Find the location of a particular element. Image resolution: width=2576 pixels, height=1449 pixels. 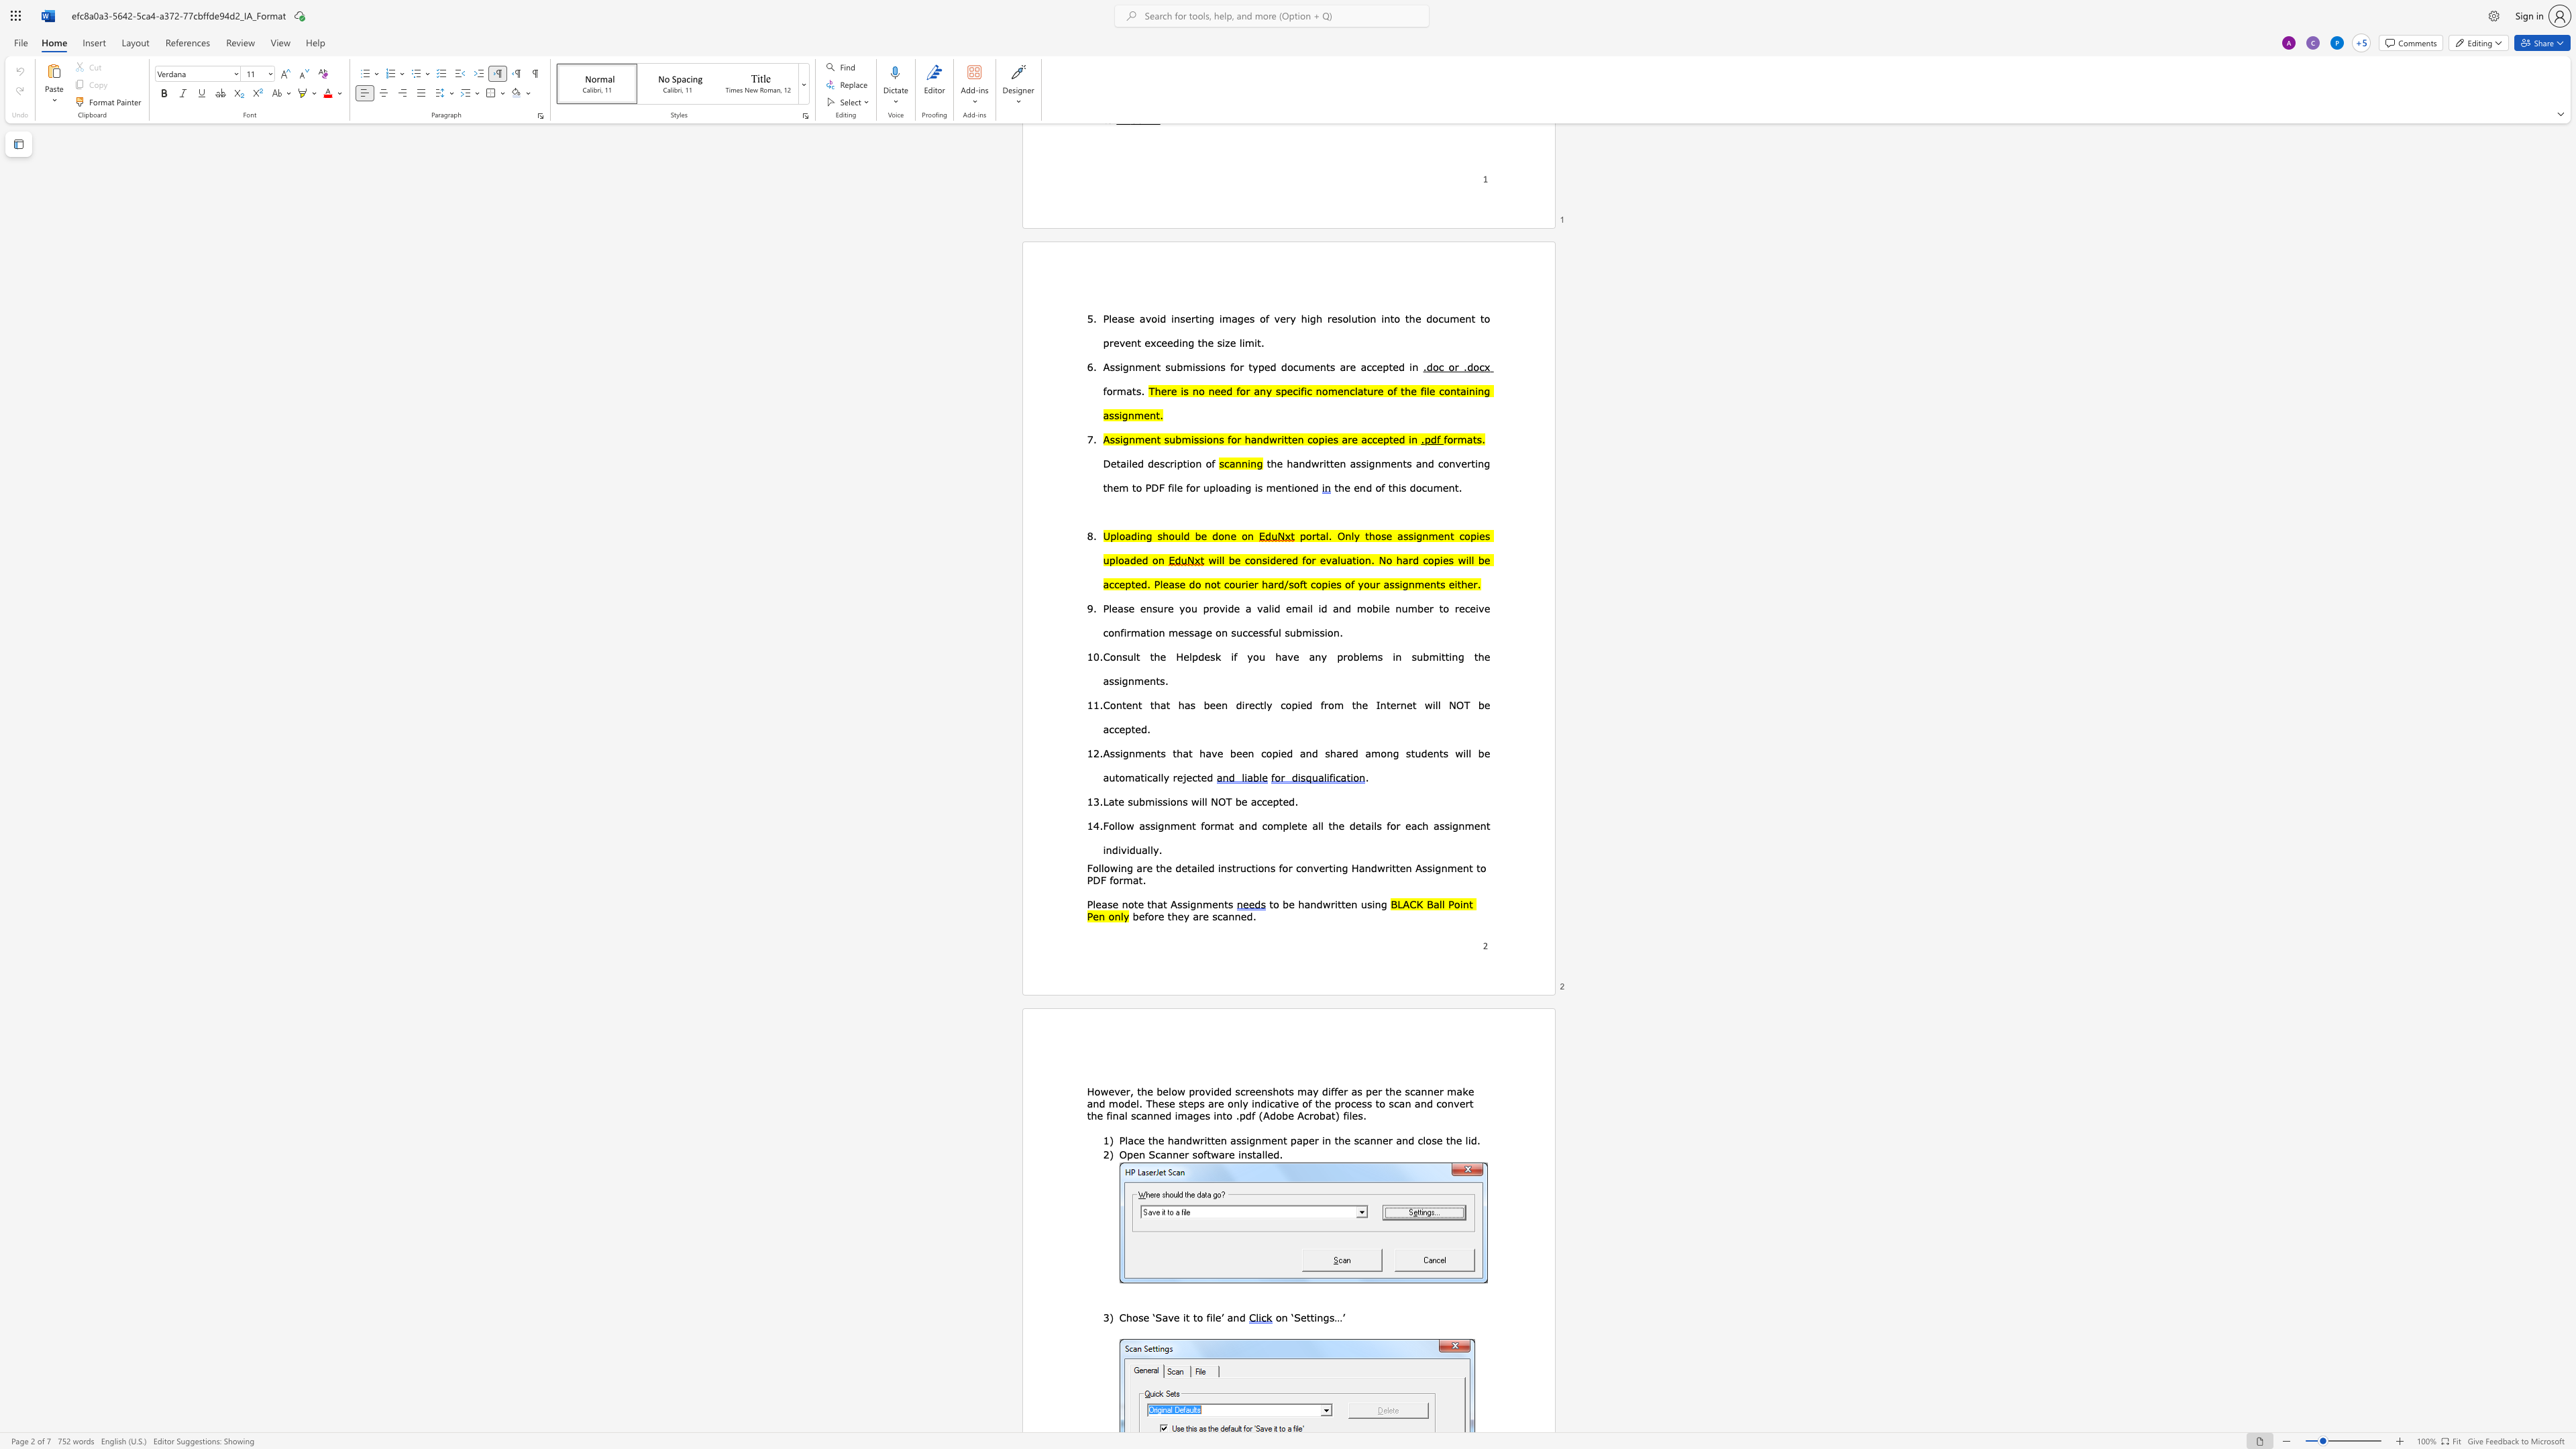

the 1th character "u" in the text is located at coordinates (1137, 850).